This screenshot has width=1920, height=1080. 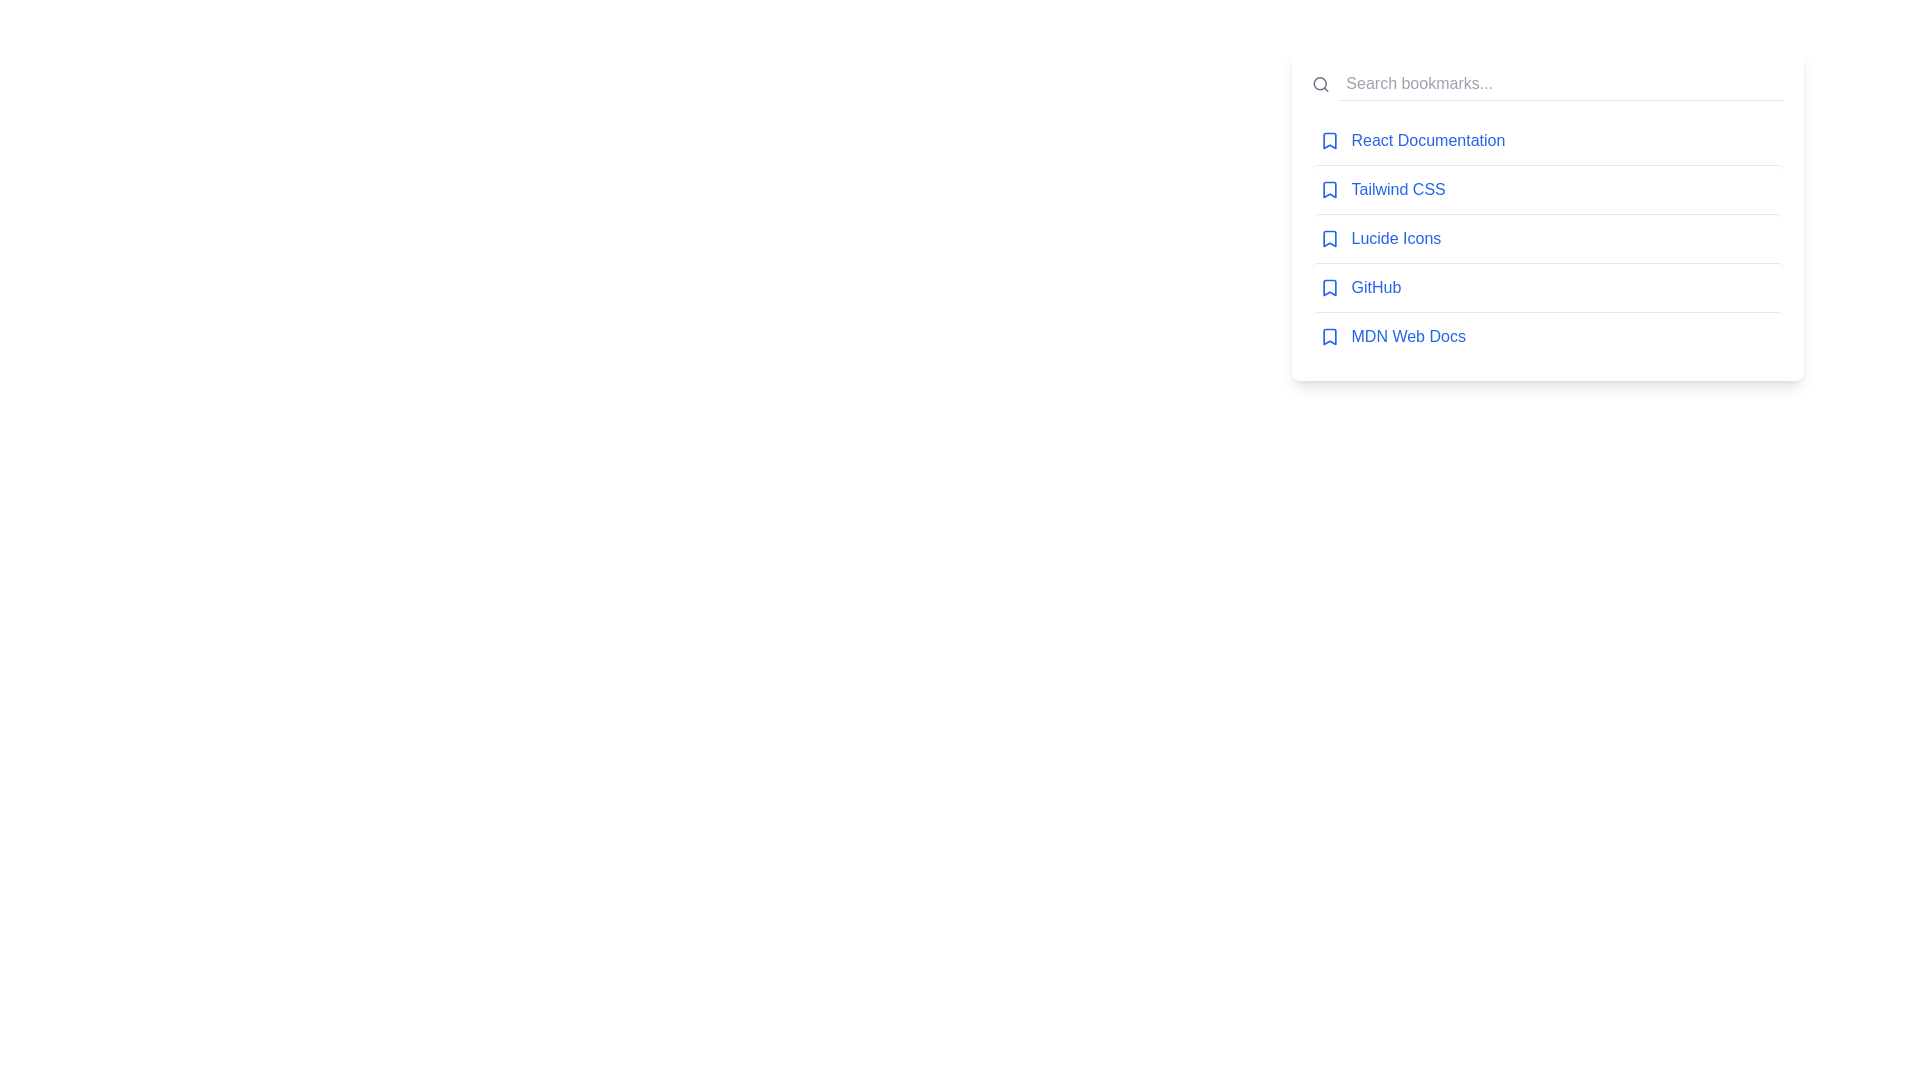 I want to click on the bookmark titled 'Lucide Icons', so click(x=1546, y=237).